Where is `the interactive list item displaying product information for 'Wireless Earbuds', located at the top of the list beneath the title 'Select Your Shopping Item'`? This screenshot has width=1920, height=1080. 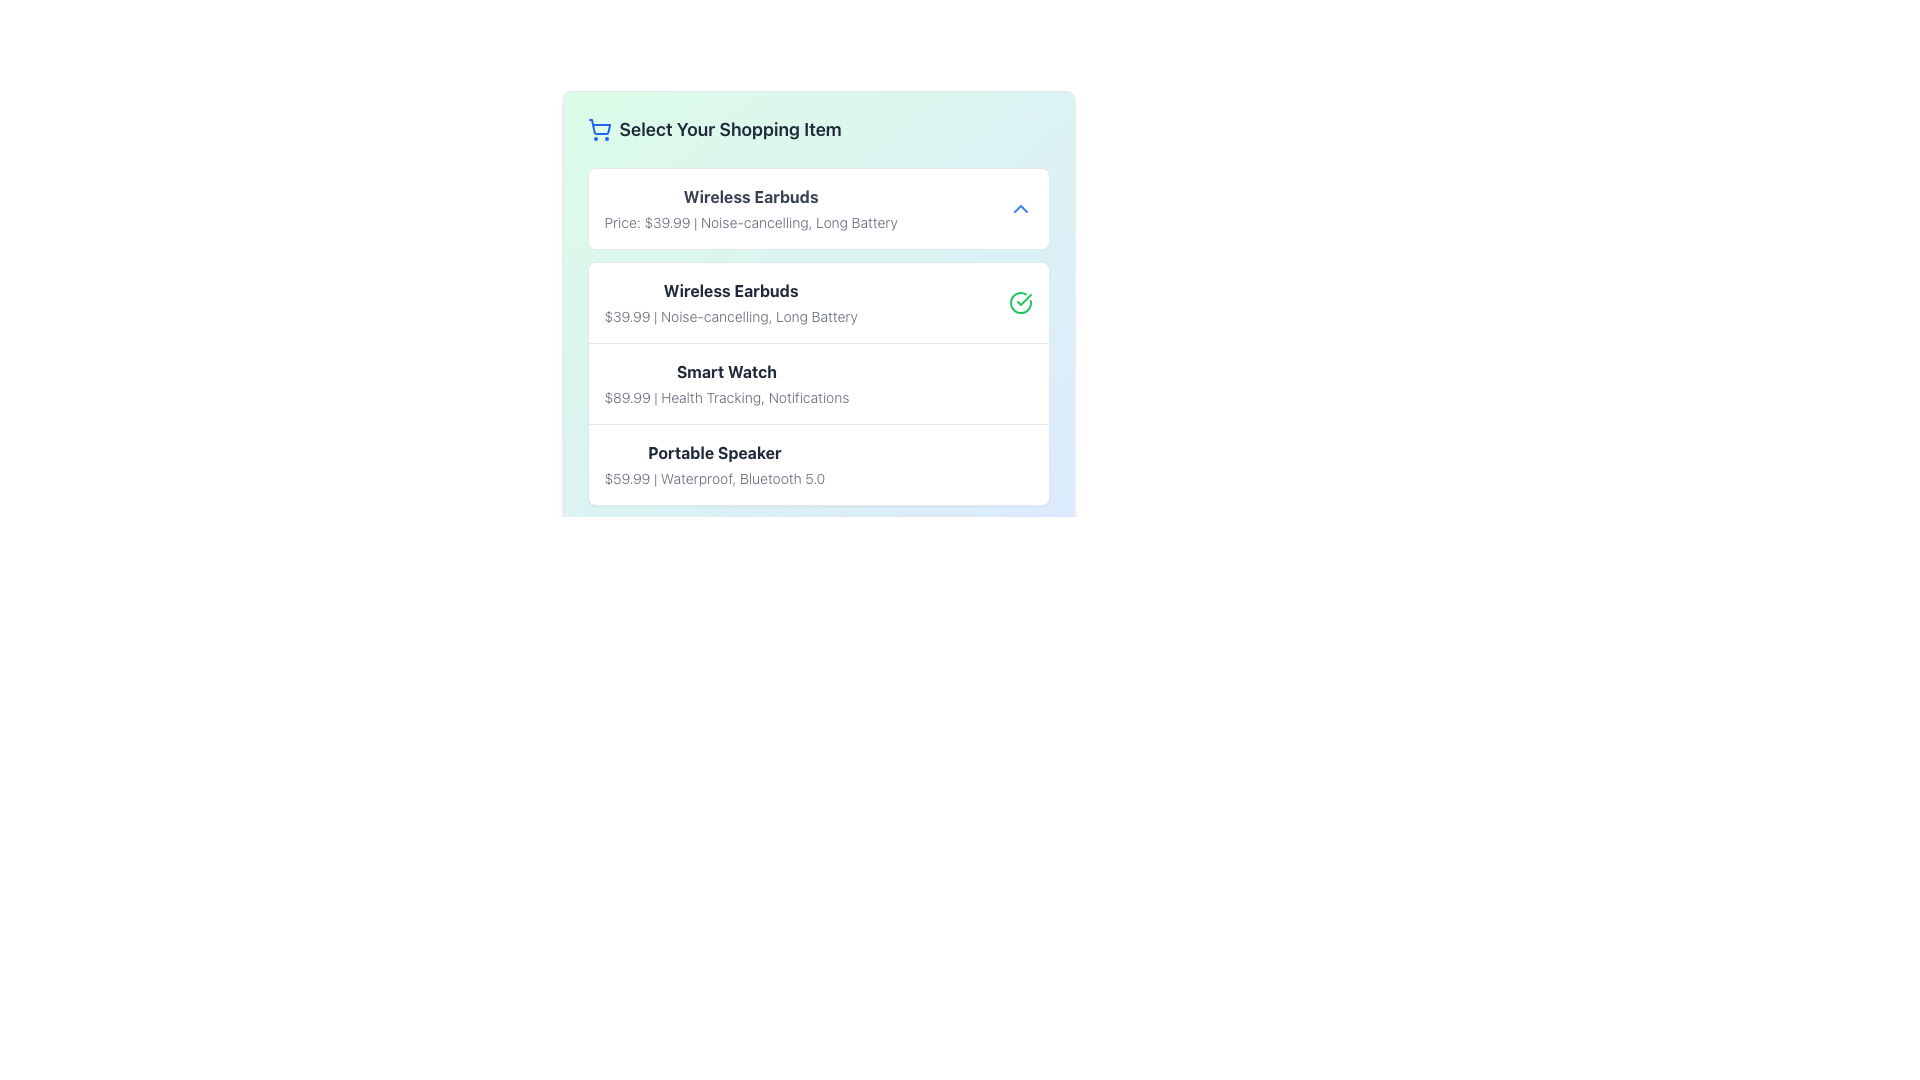 the interactive list item displaying product information for 'Wireless Earbuds', located at the top of the list beneath the title 'Select Your Shopping Item' is located at coordinates (818, 208).